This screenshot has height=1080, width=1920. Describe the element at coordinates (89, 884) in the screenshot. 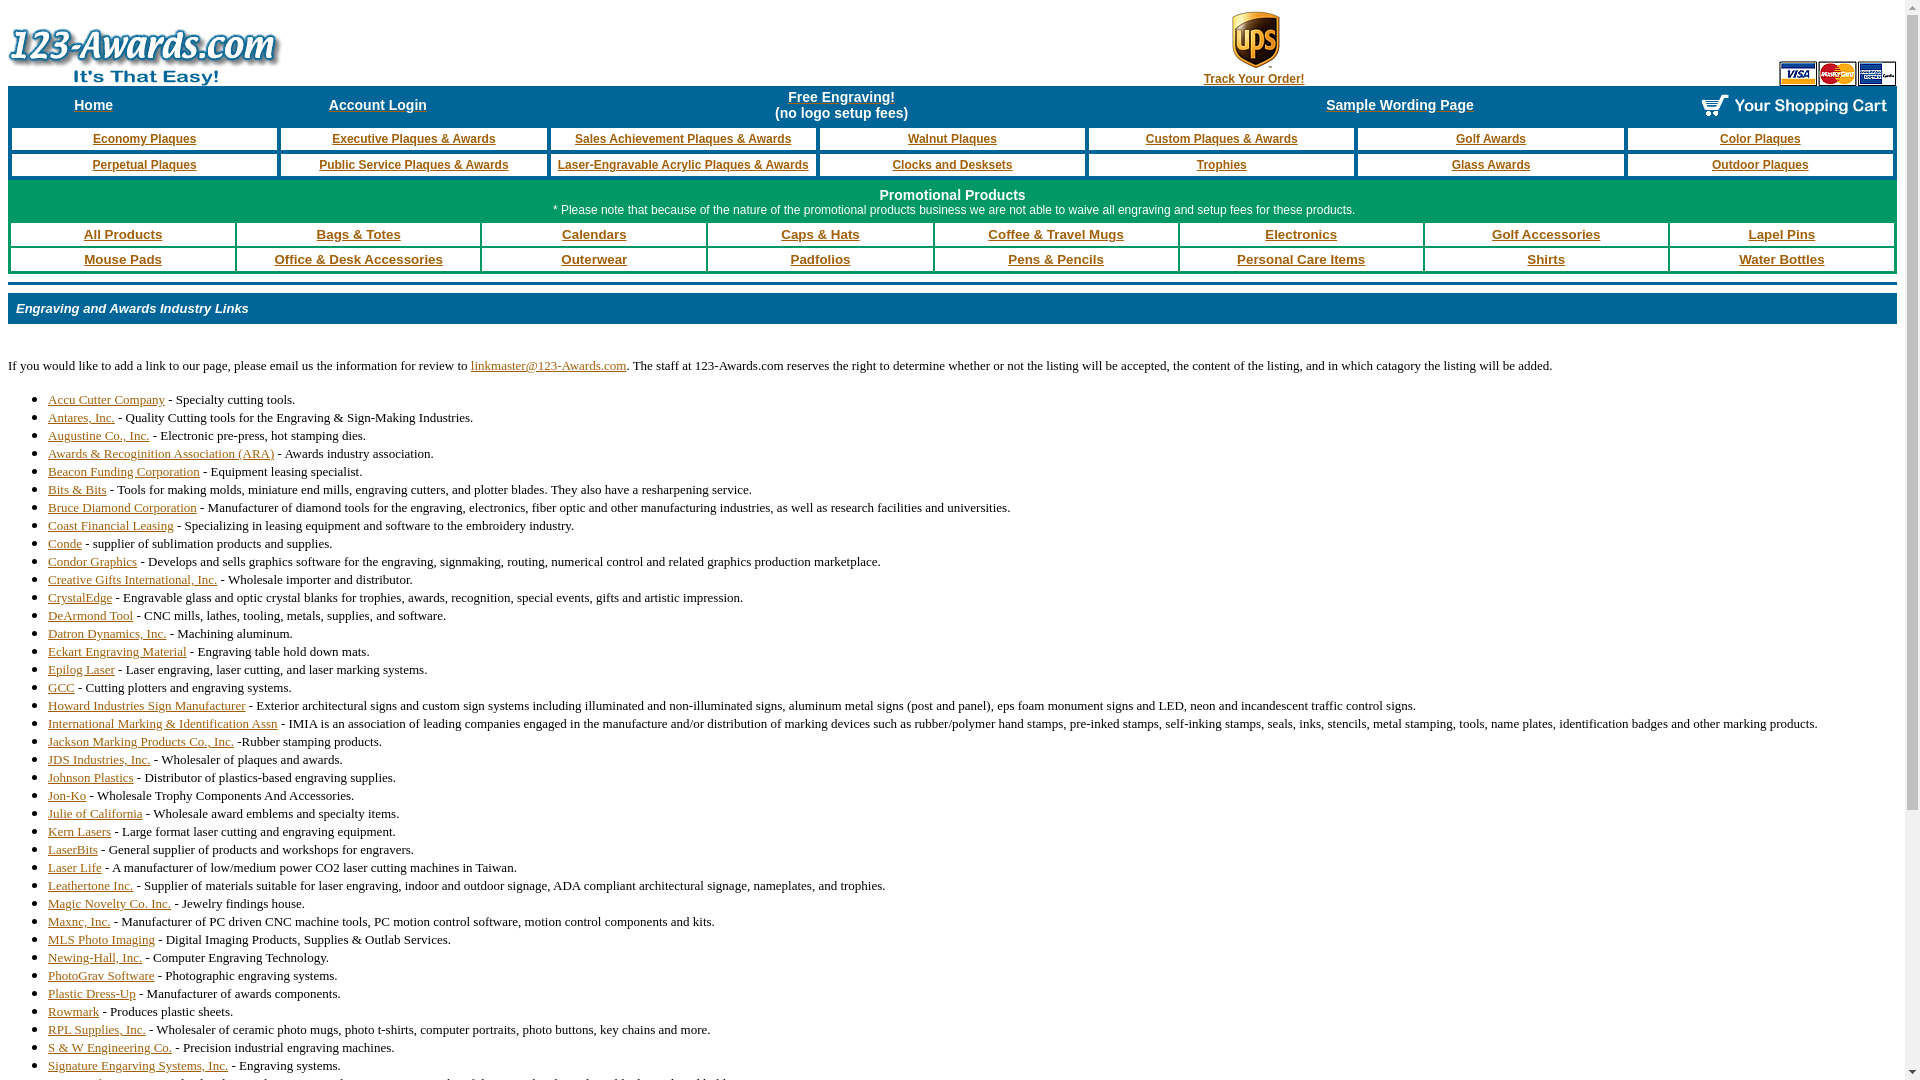

I see `'Leathertone Inc.'` at that location.